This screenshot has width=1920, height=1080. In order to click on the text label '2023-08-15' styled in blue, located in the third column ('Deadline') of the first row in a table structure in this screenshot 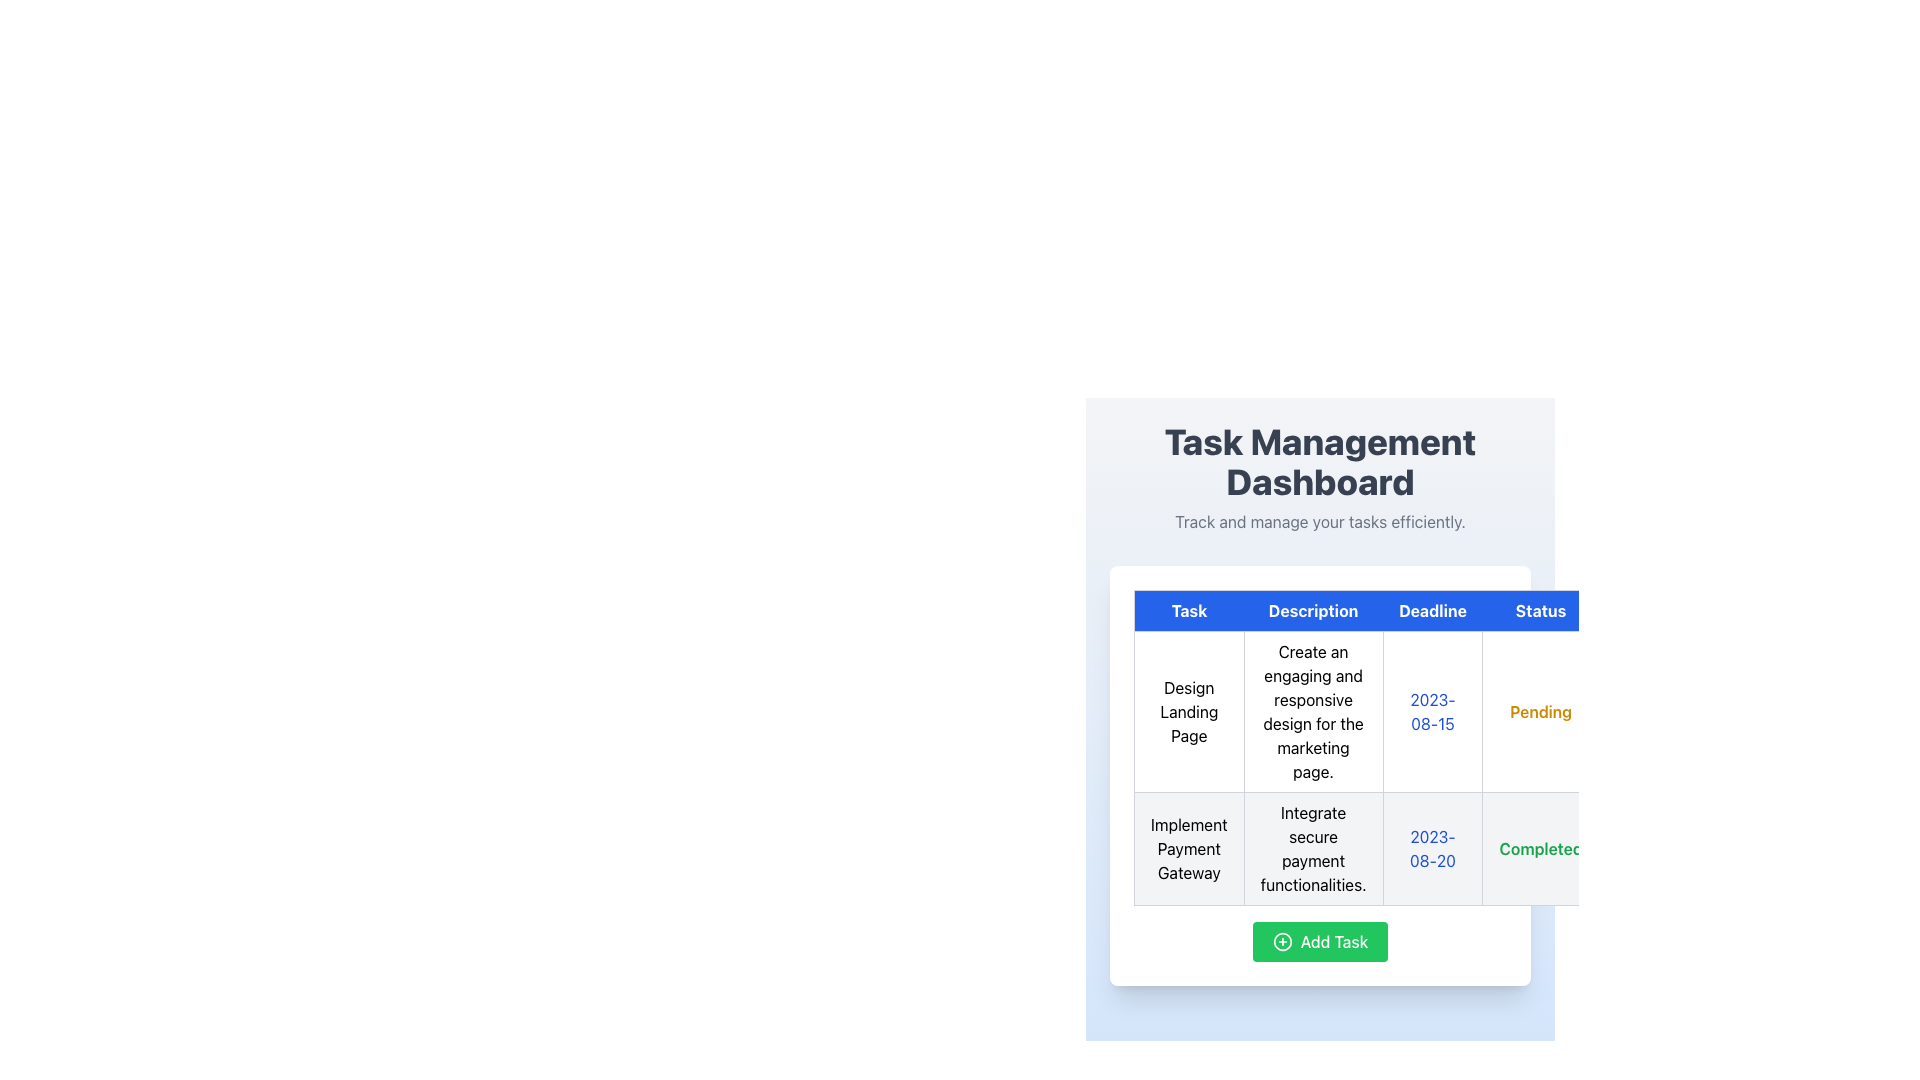, I will do `click(1432, 711)`.